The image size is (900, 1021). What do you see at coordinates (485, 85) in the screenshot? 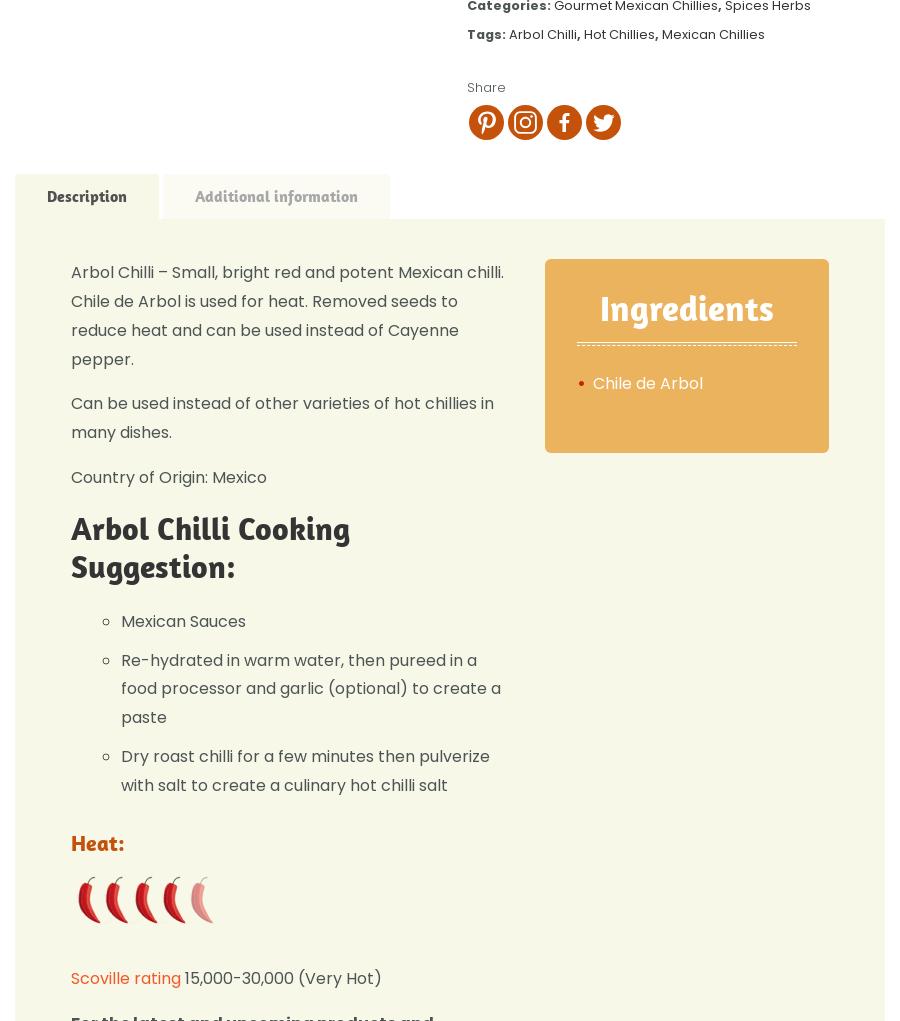
I see `'Share'` at bounding box center [485, 85].